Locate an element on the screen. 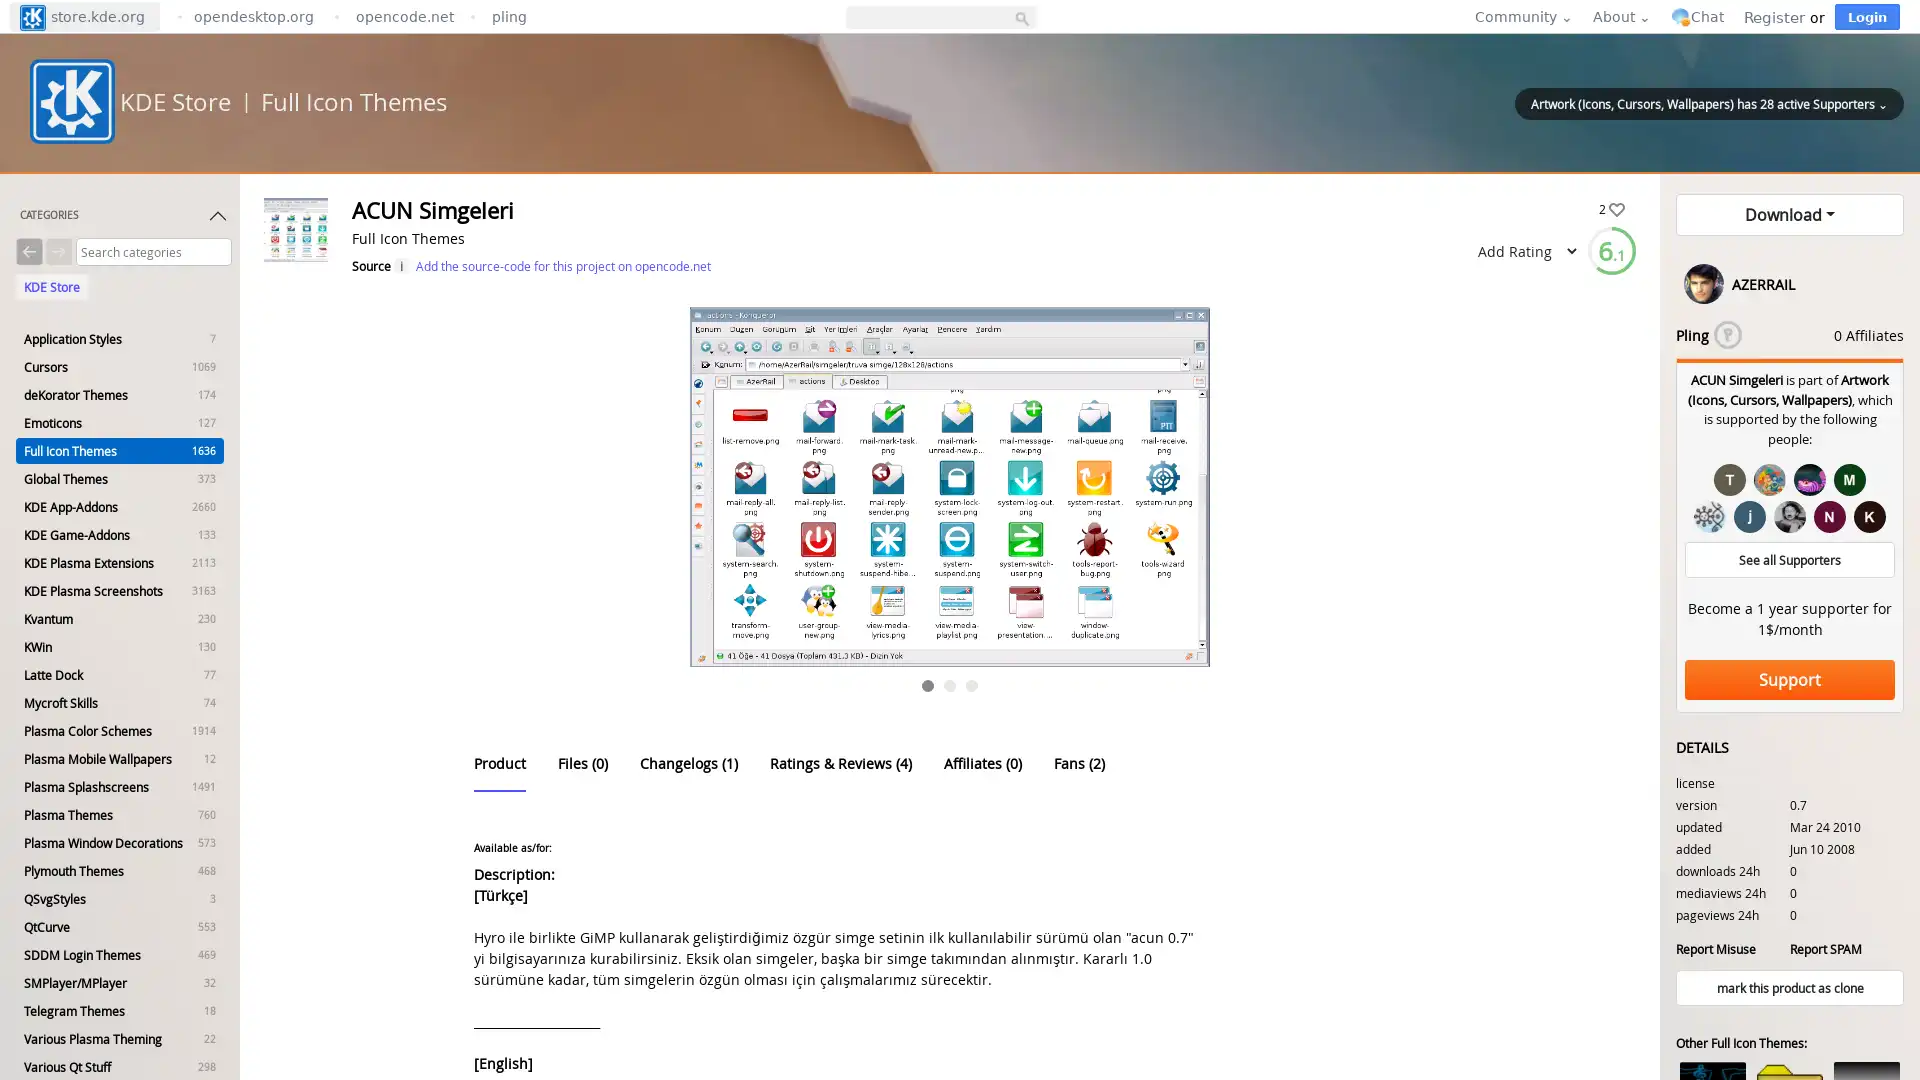 The width and height of the screenshot is (1920, 1080). Go to slide 3 is located at coordinates (972, 685).